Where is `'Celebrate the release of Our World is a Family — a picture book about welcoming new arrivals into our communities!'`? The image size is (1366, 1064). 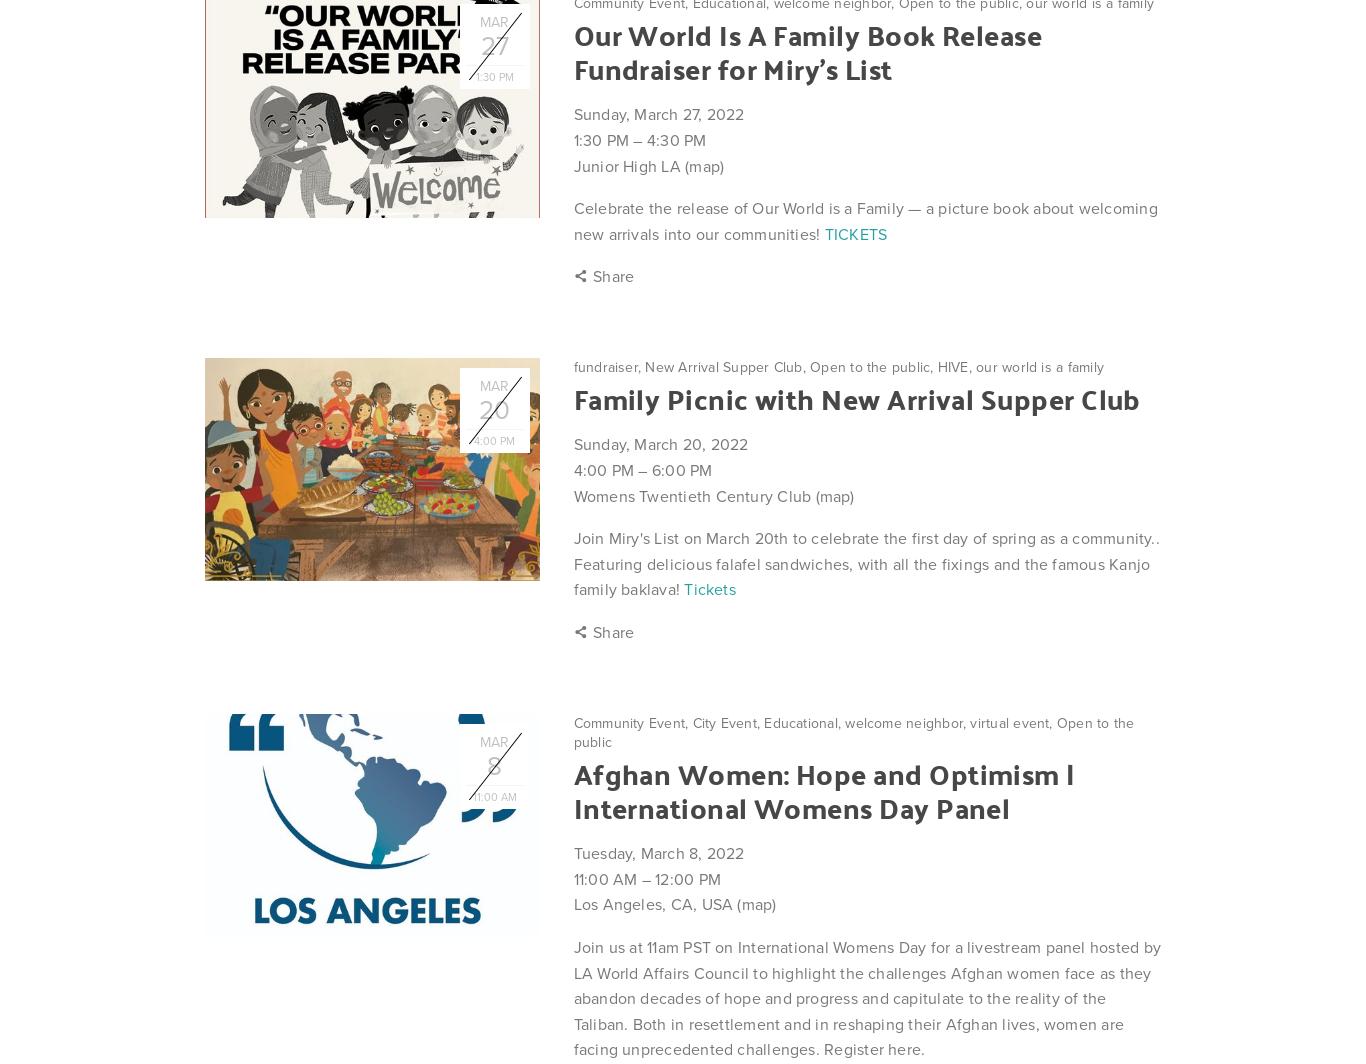 'Celebrate the release of Our World is a Family — a picture book about welcoming new arrivals into our communities!' is located at coordinates (863, 220).